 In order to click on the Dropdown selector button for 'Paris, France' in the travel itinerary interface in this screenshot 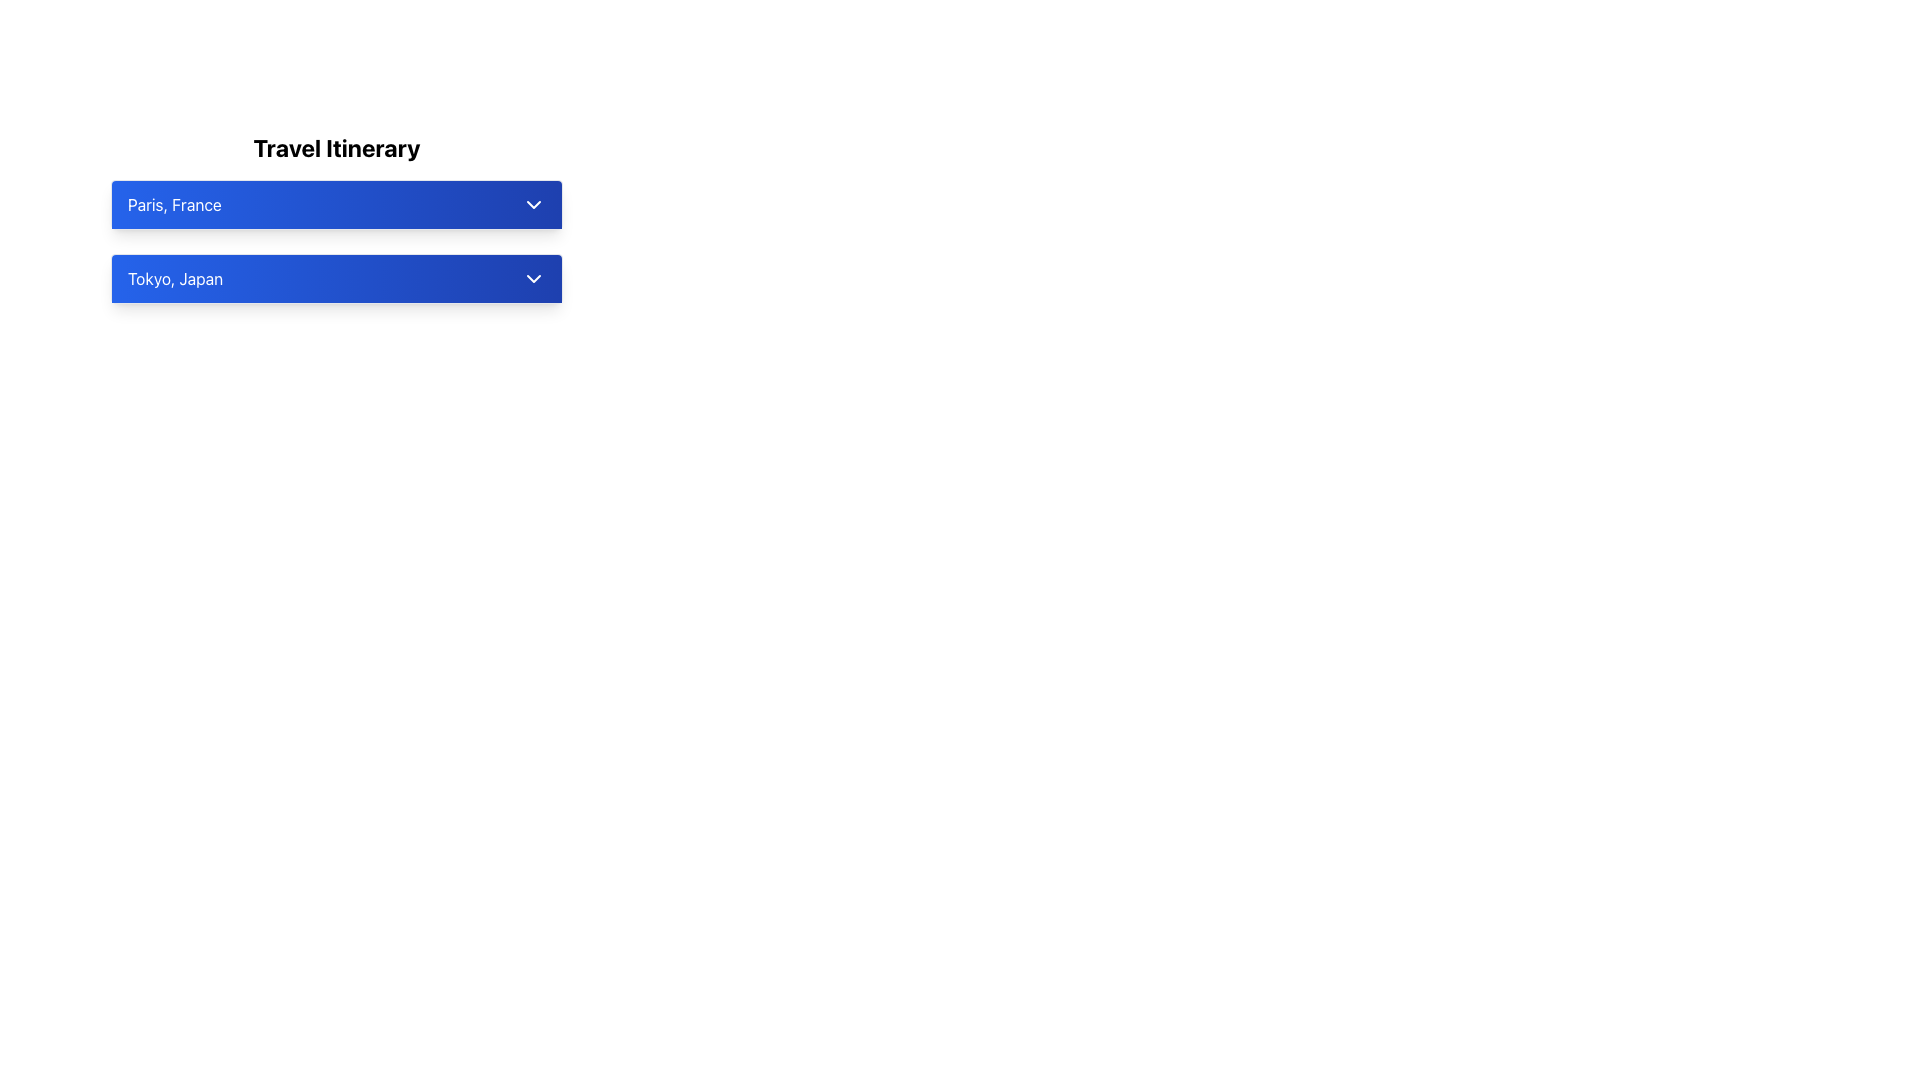, I will do `click(336, 204)`.